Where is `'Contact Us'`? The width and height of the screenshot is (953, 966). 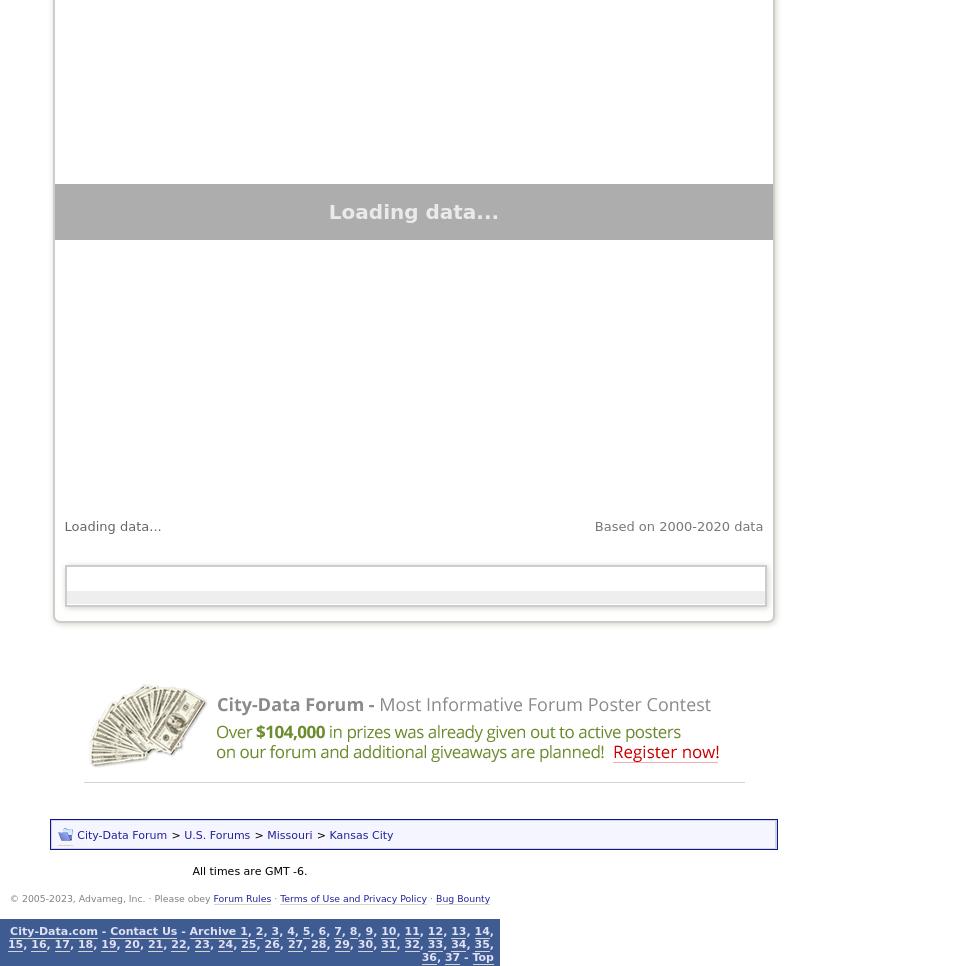 'Contact Us' is located at coordinates (142, 929).